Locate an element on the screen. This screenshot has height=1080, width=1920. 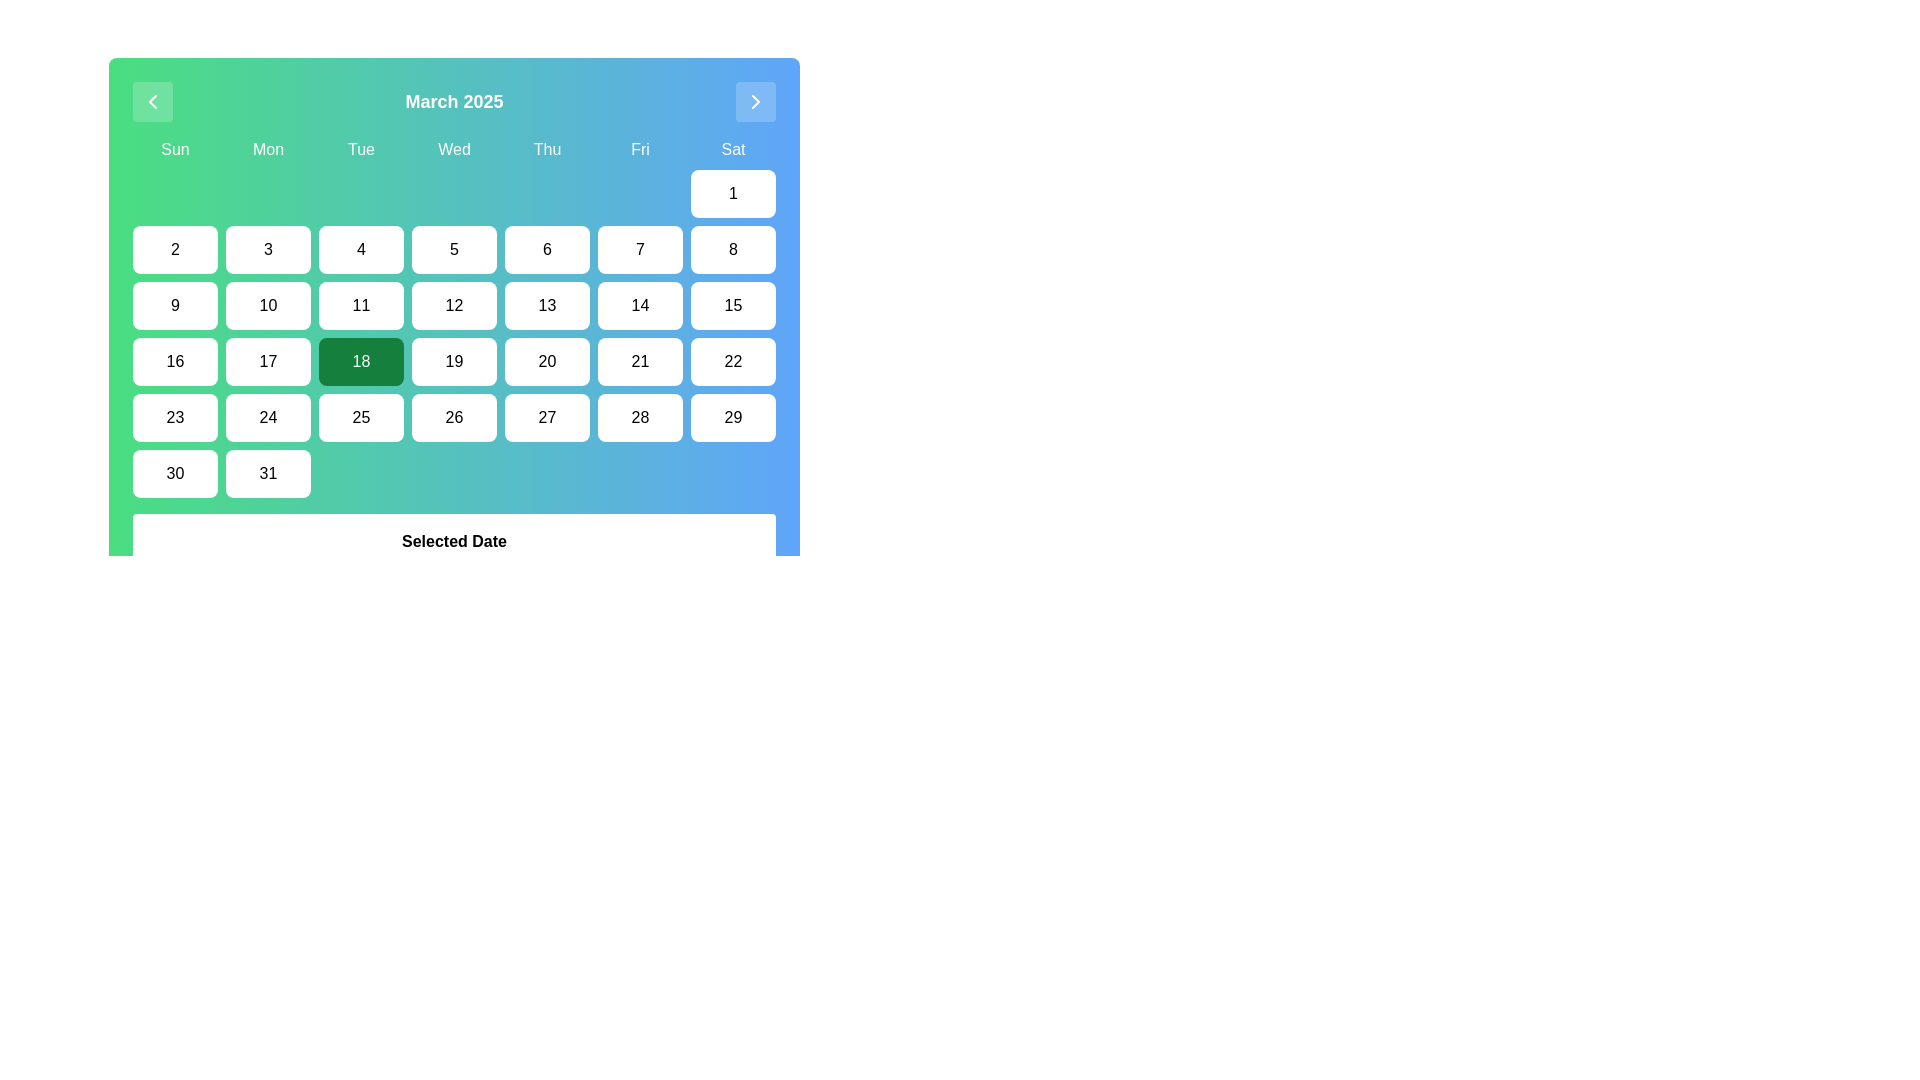
the button representing the 16th date in the calendar grid is located at coordinates (175, 362).